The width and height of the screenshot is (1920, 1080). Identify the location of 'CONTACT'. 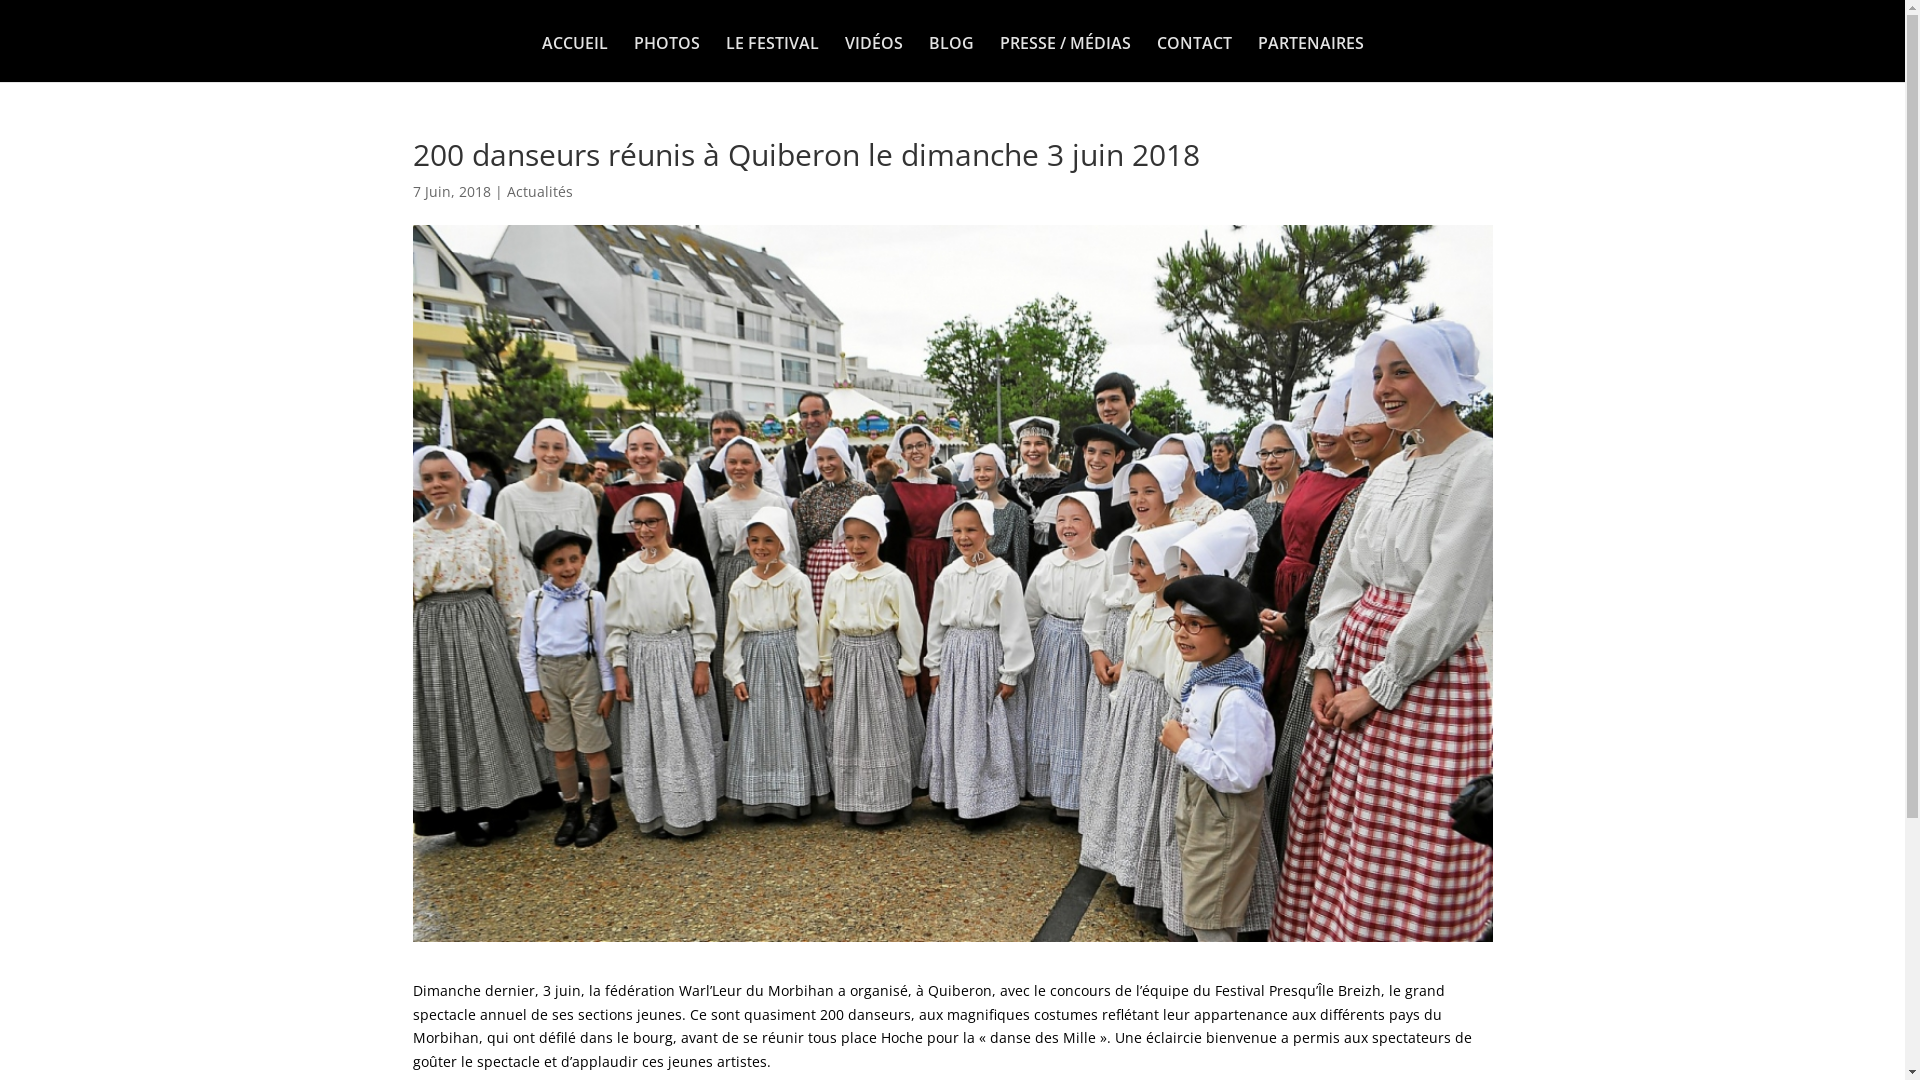
(1156, 57).